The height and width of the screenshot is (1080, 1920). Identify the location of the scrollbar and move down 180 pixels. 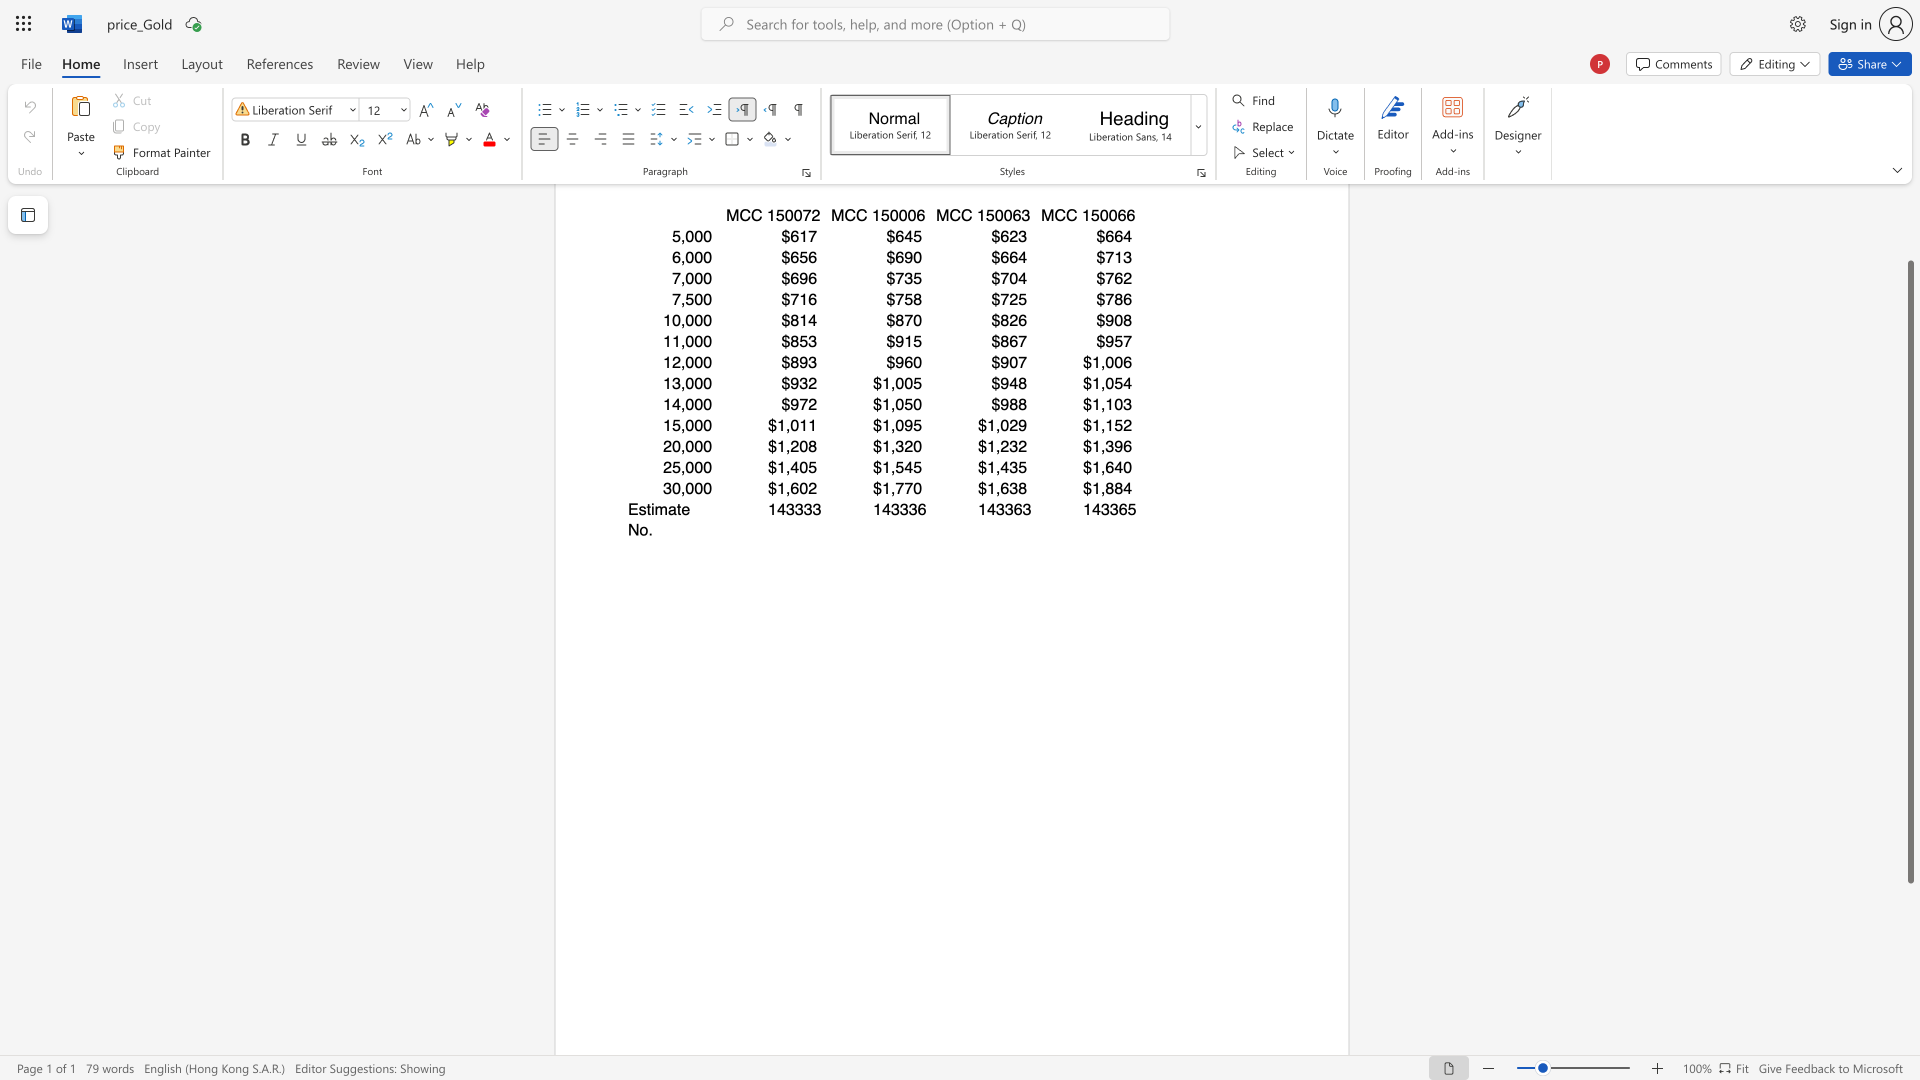
(1909, 572).